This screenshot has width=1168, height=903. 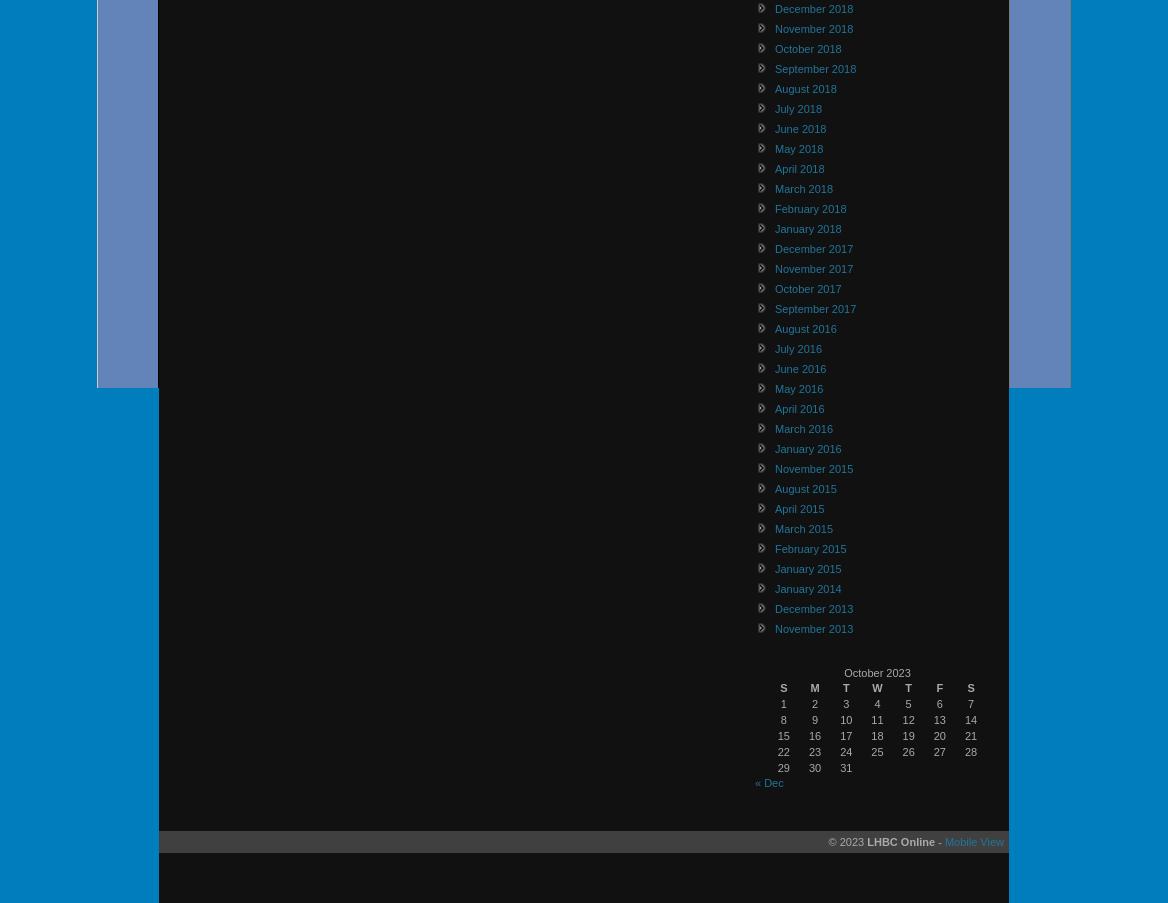 I want to click on 'May 2018', so click(x=774, y=147).